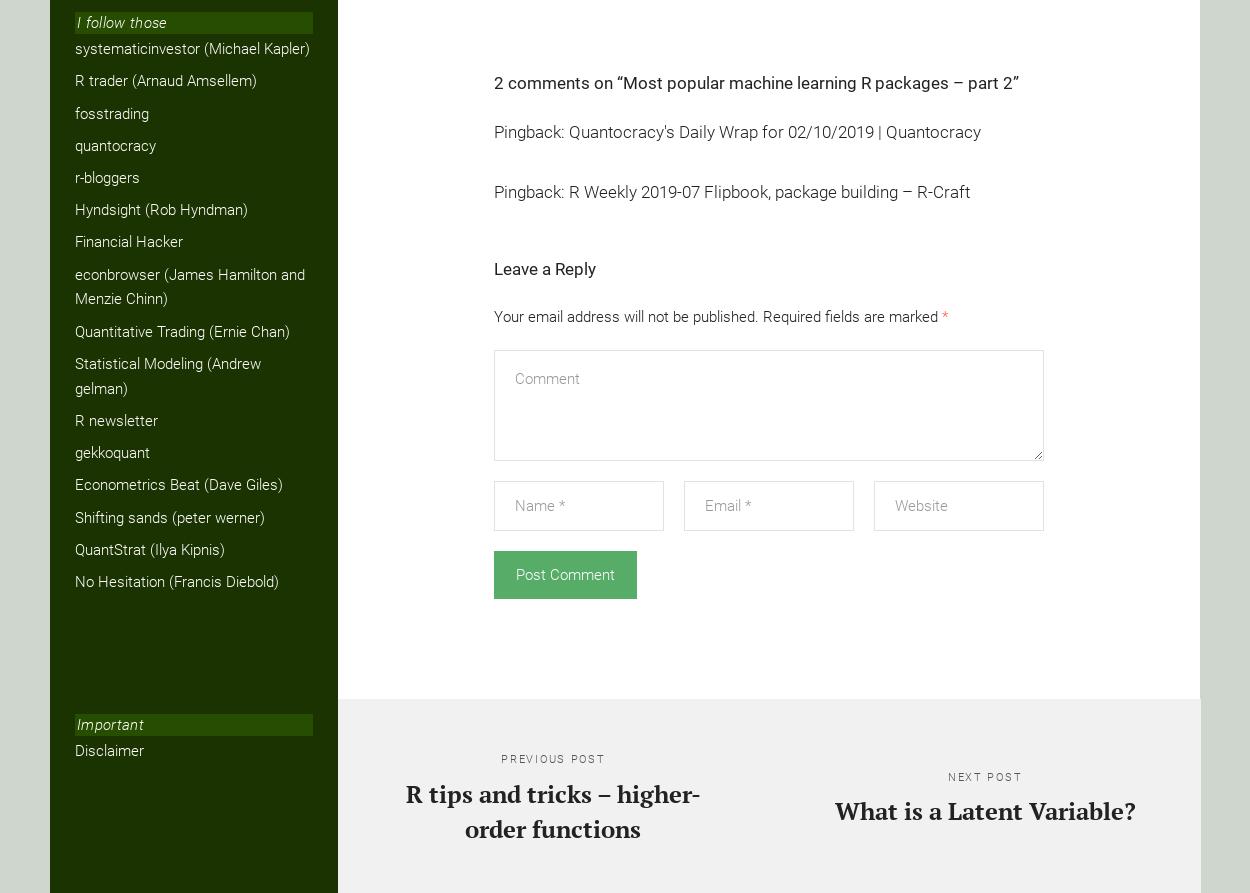 The image size is (1250, 893). Describe the element at coordinates (74, 580) in the screenshot. I see `'No Hesitation (Francis Diebold)'` at that location.